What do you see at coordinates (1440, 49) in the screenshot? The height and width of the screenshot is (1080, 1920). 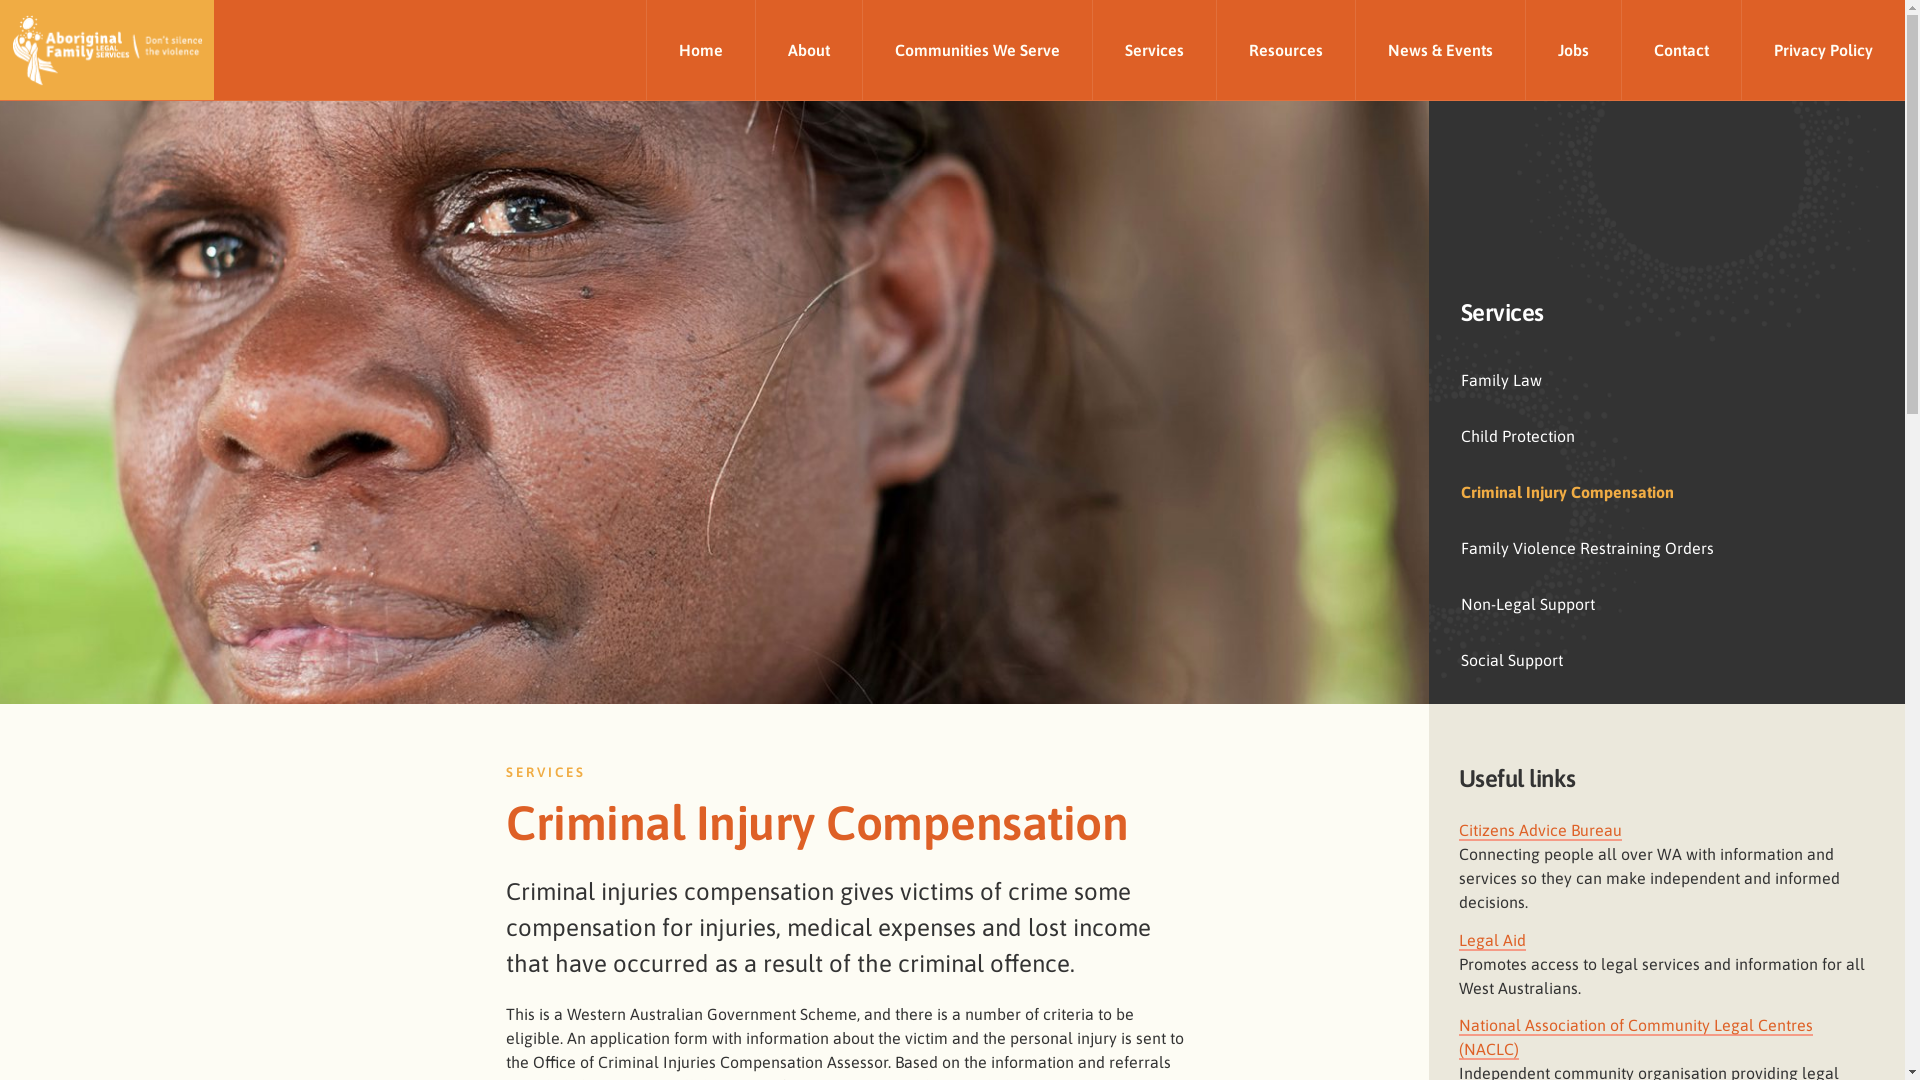 I see `'News & Events'` at bounding box center [1440, 49].